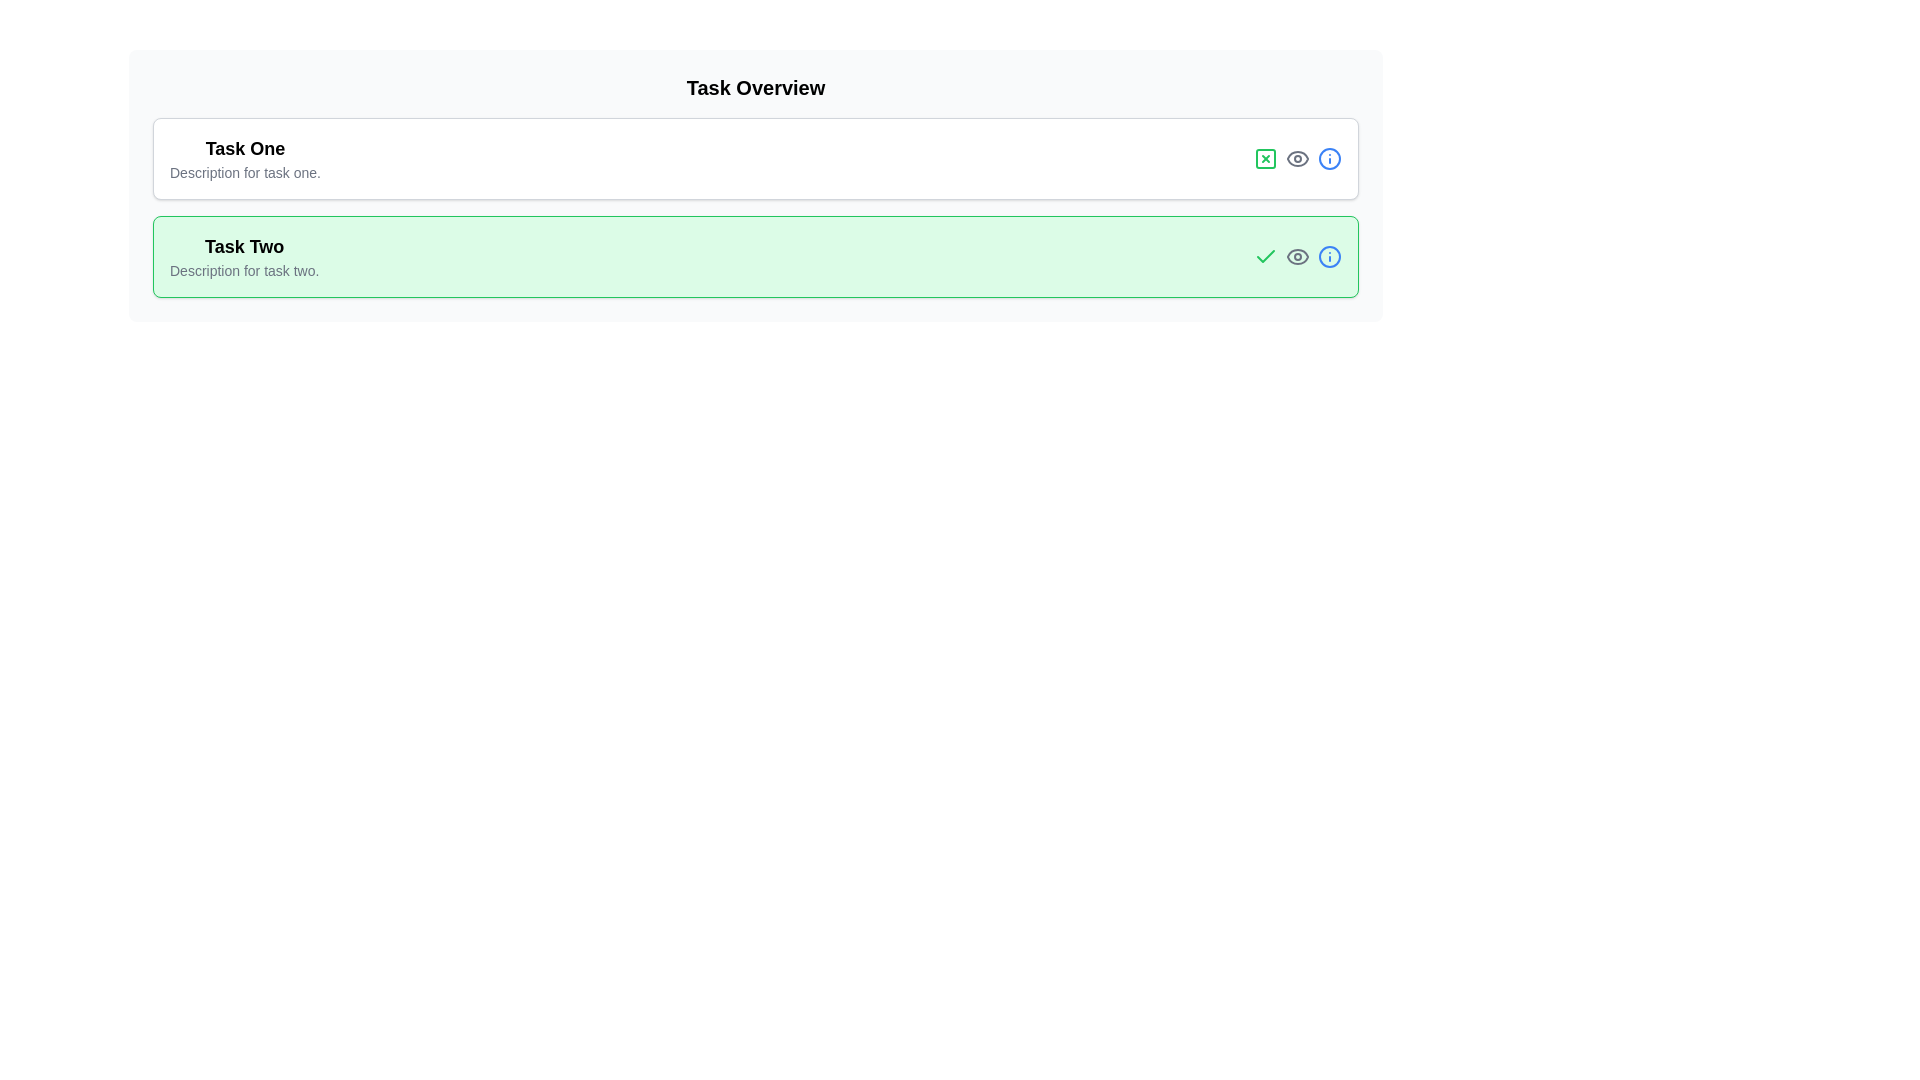  I want to click on 'Task Overview' text header, which is a bold, black-colored title located at the top of the interface, above 'Task One' and 'Task Two', so click(754, 87).